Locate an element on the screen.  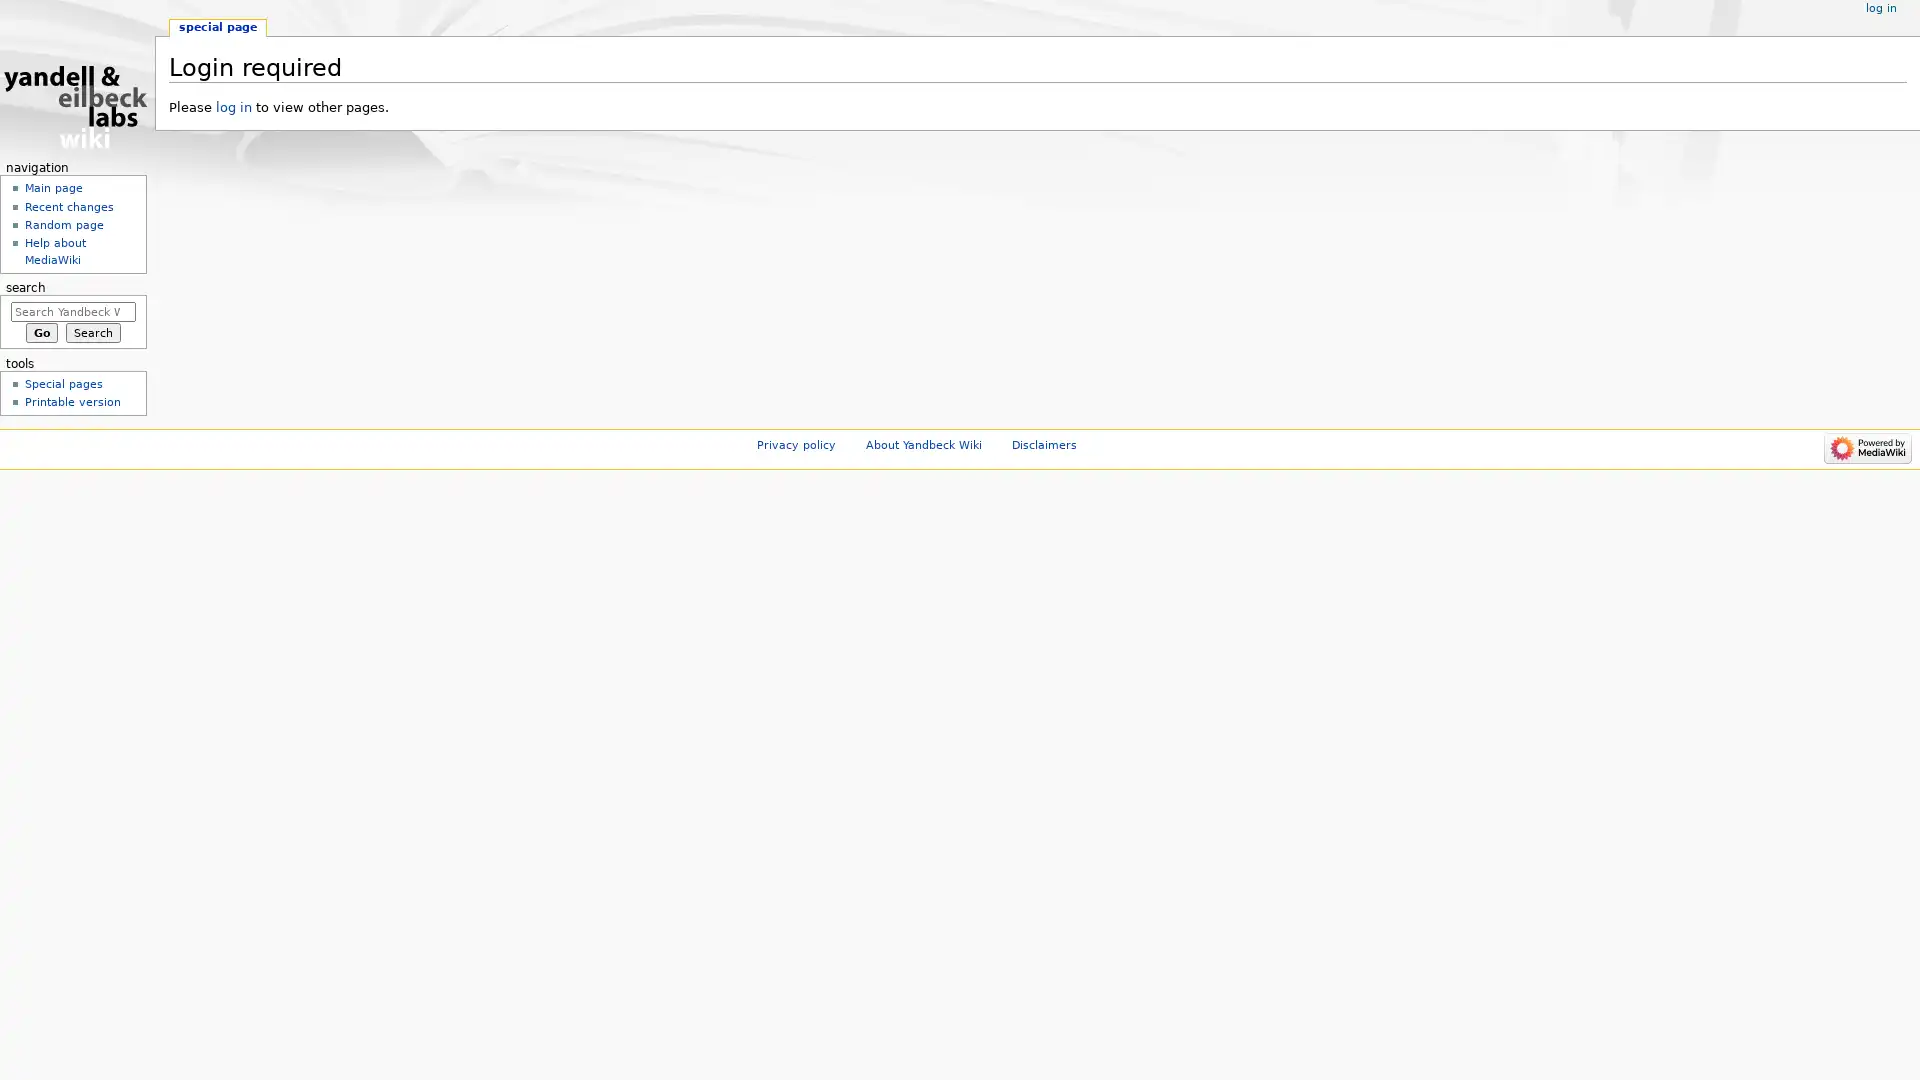
Search is located at coordinates (92, 331).